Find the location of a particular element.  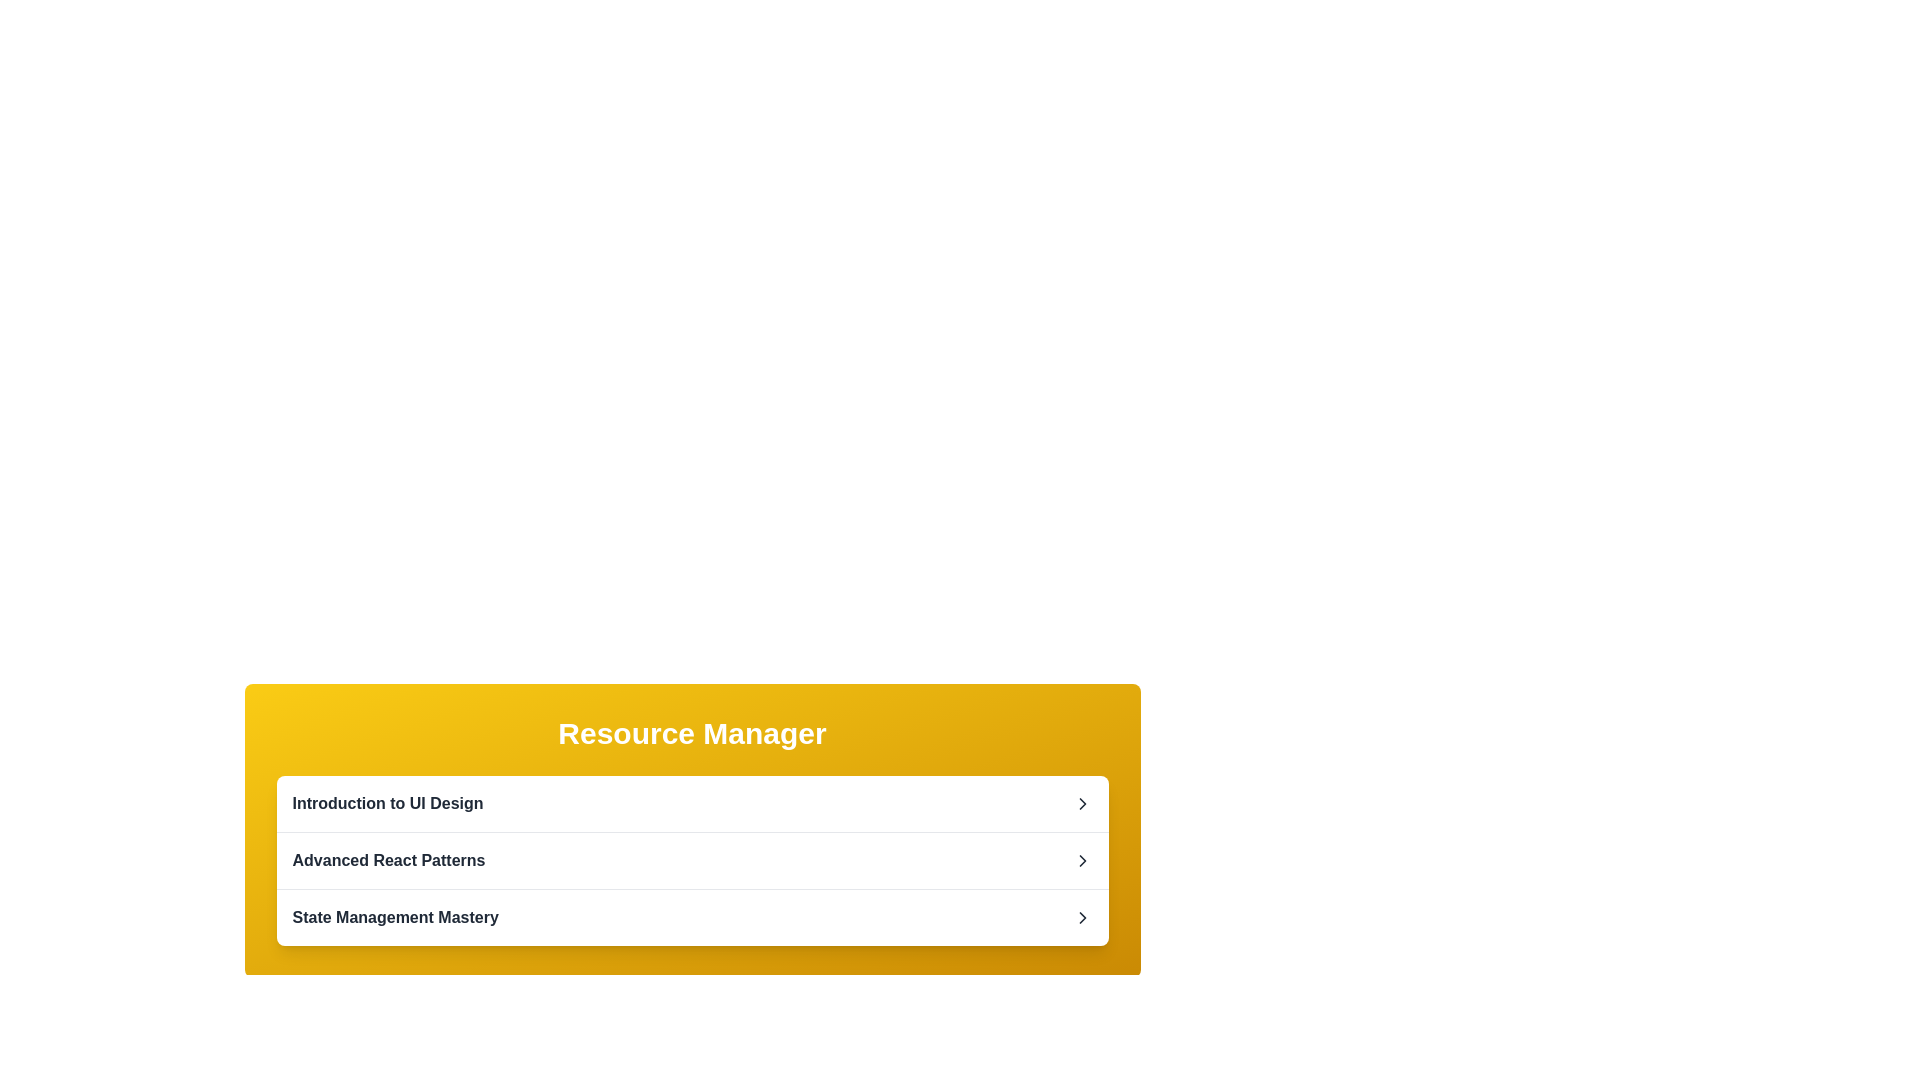

the first button in the vertically stacked list below the title 'Resource Manager' is located at coordinates (692, 802).